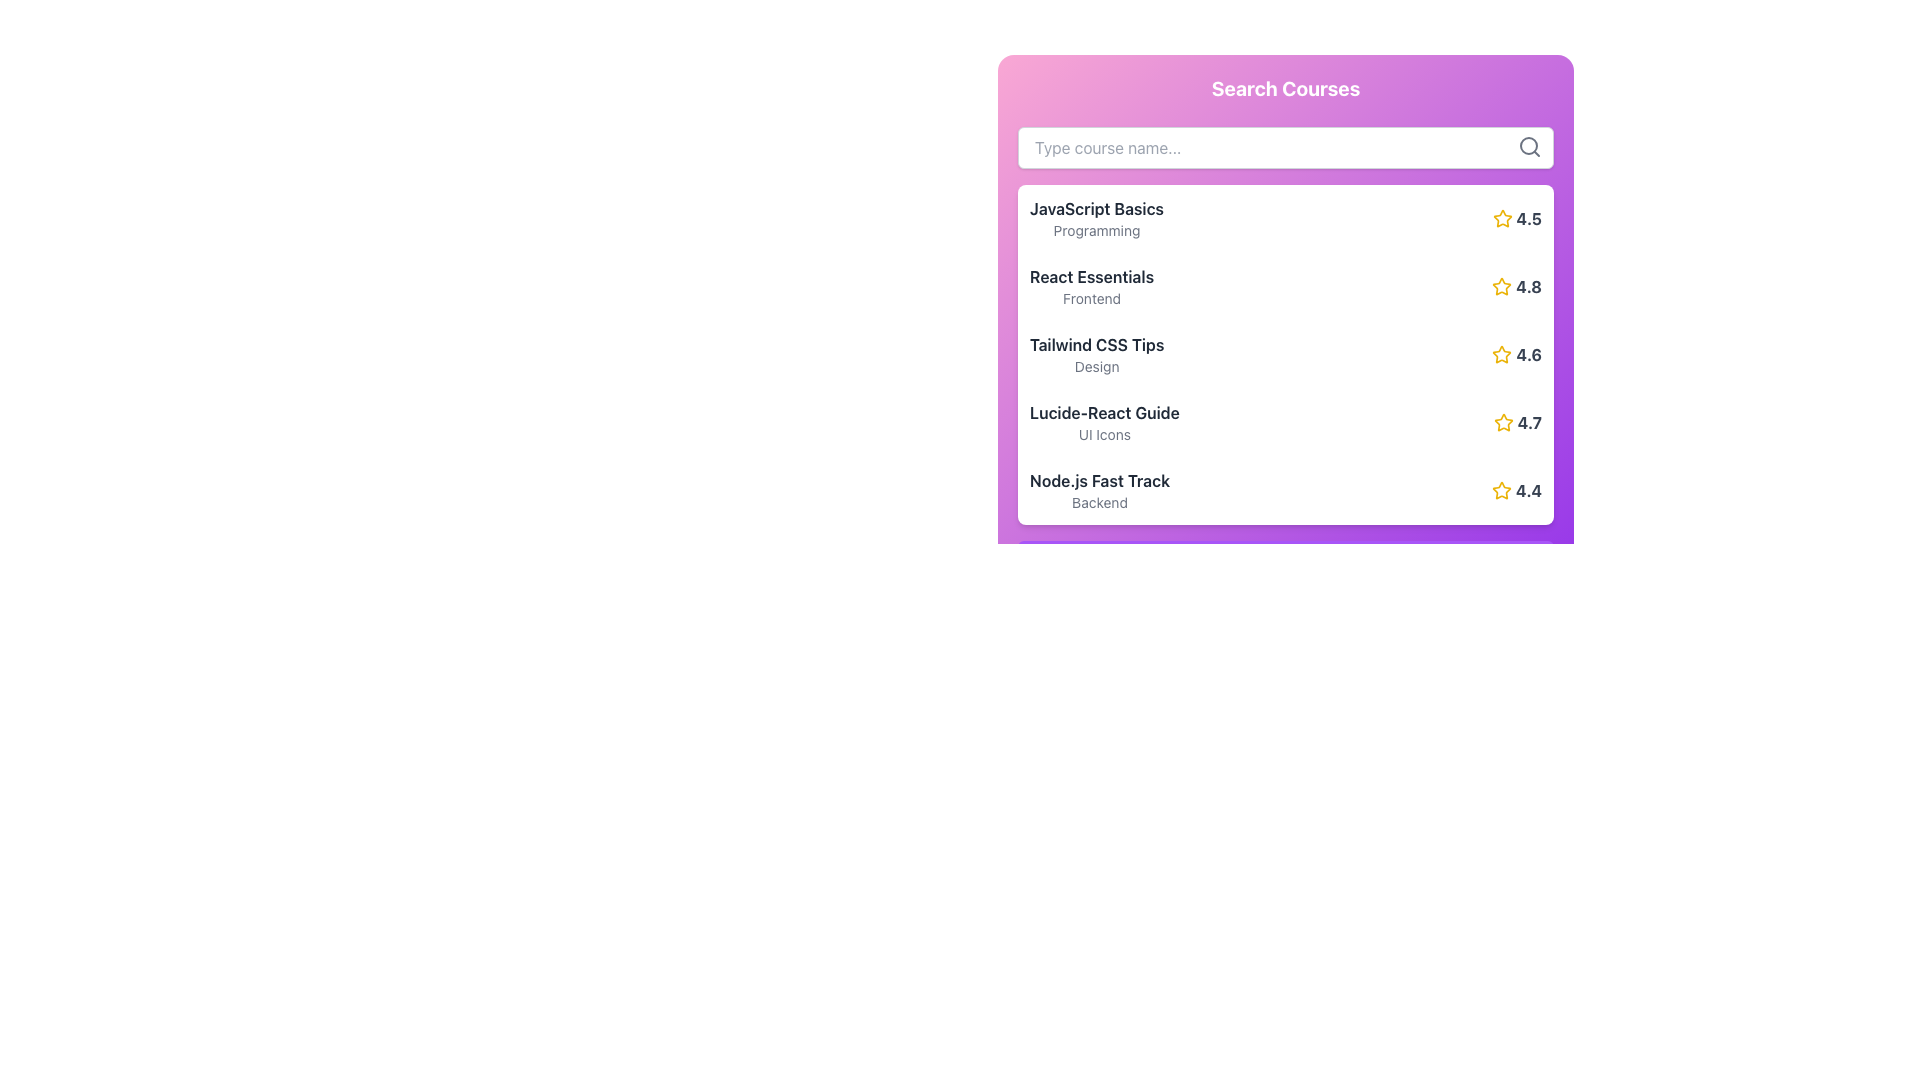 The width and height of the screenshot is (1920, 1080). Describe the element at coordinates (1517, 286) in the screenshot. I see `rating value displayed for the 'React Essentials' course, which is indicated by the rating display located at the far right end of the course information row` at that location.